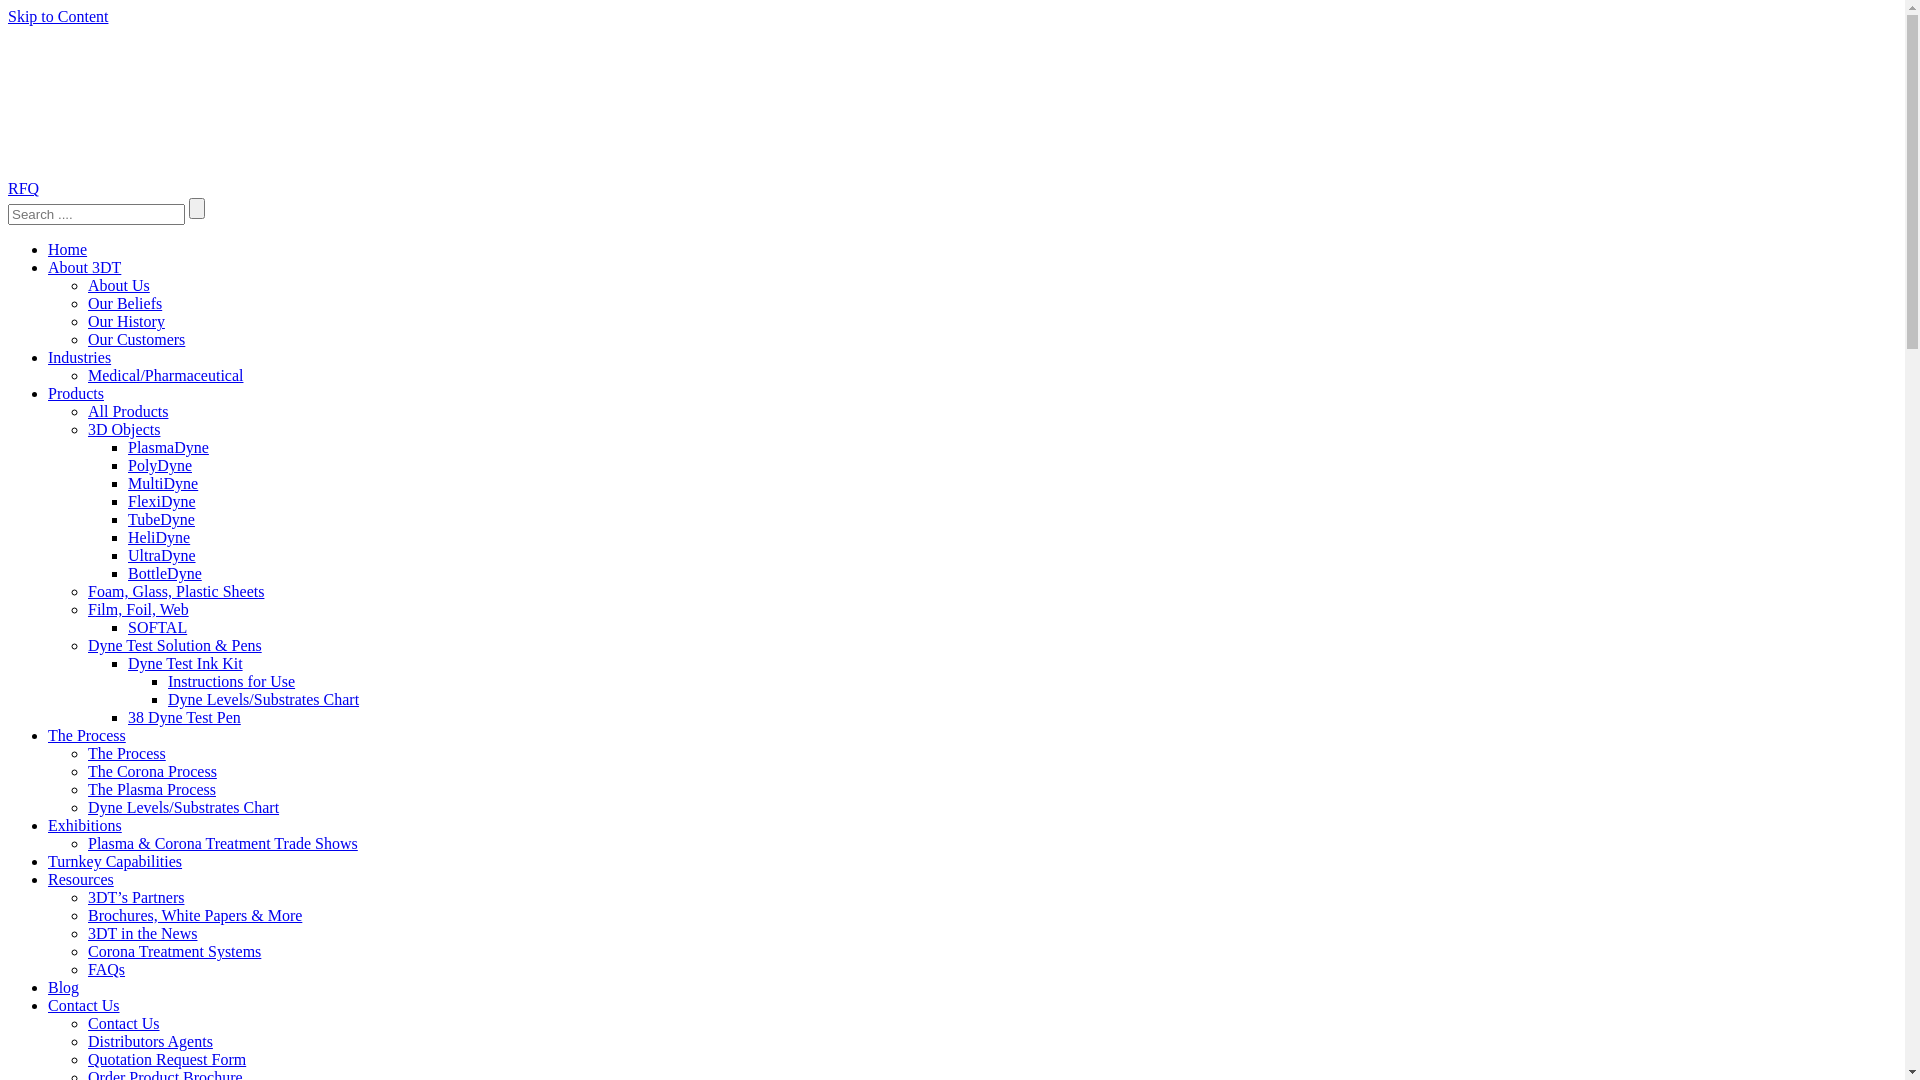 This screenshot has height=1080, width=1920. What do you see at coordinates (125, 320) in the screenshot?
I see `'Our History'` at bounding box center [125, 320].